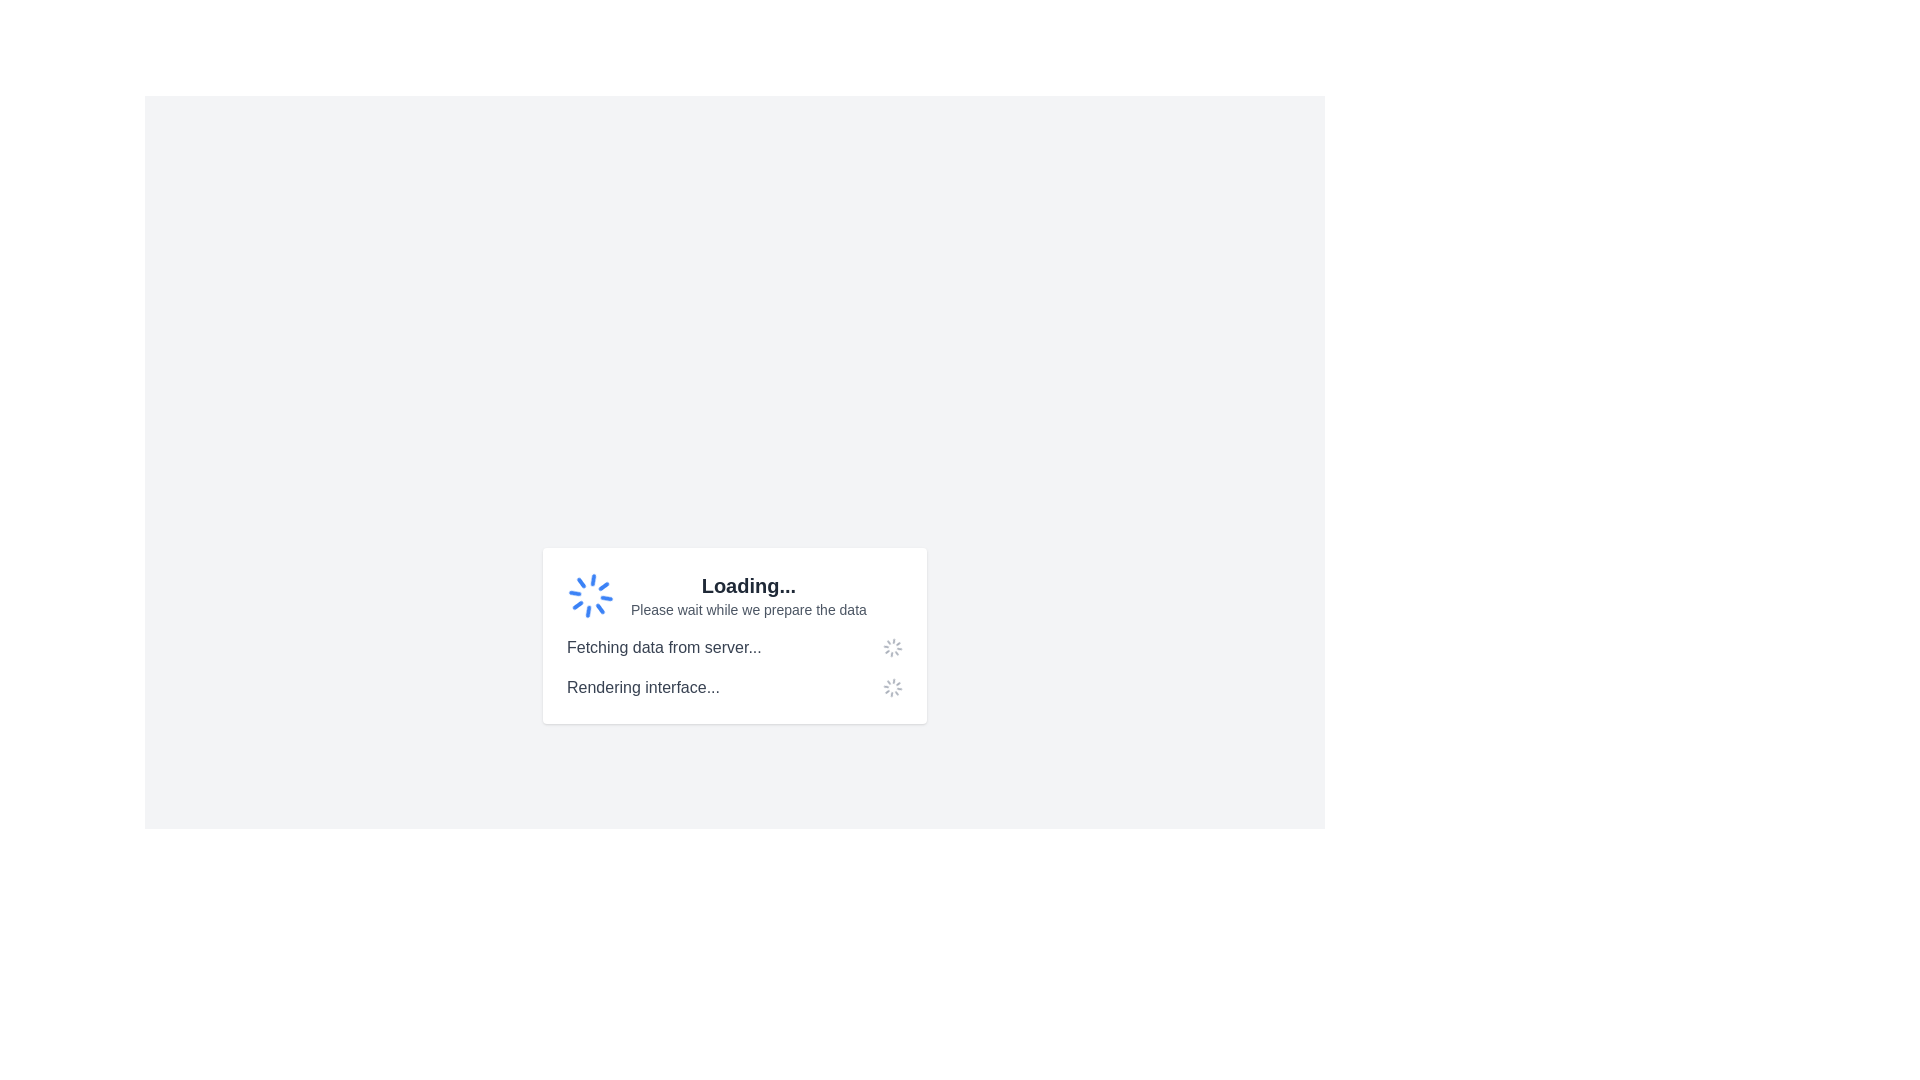 The height and width of the screenshot is (1080, 1920). I want to click on status message displayed as 'Fetching data from server...' with a loading indicator next to it, located under the title 'Loading...', so click(733, 648).